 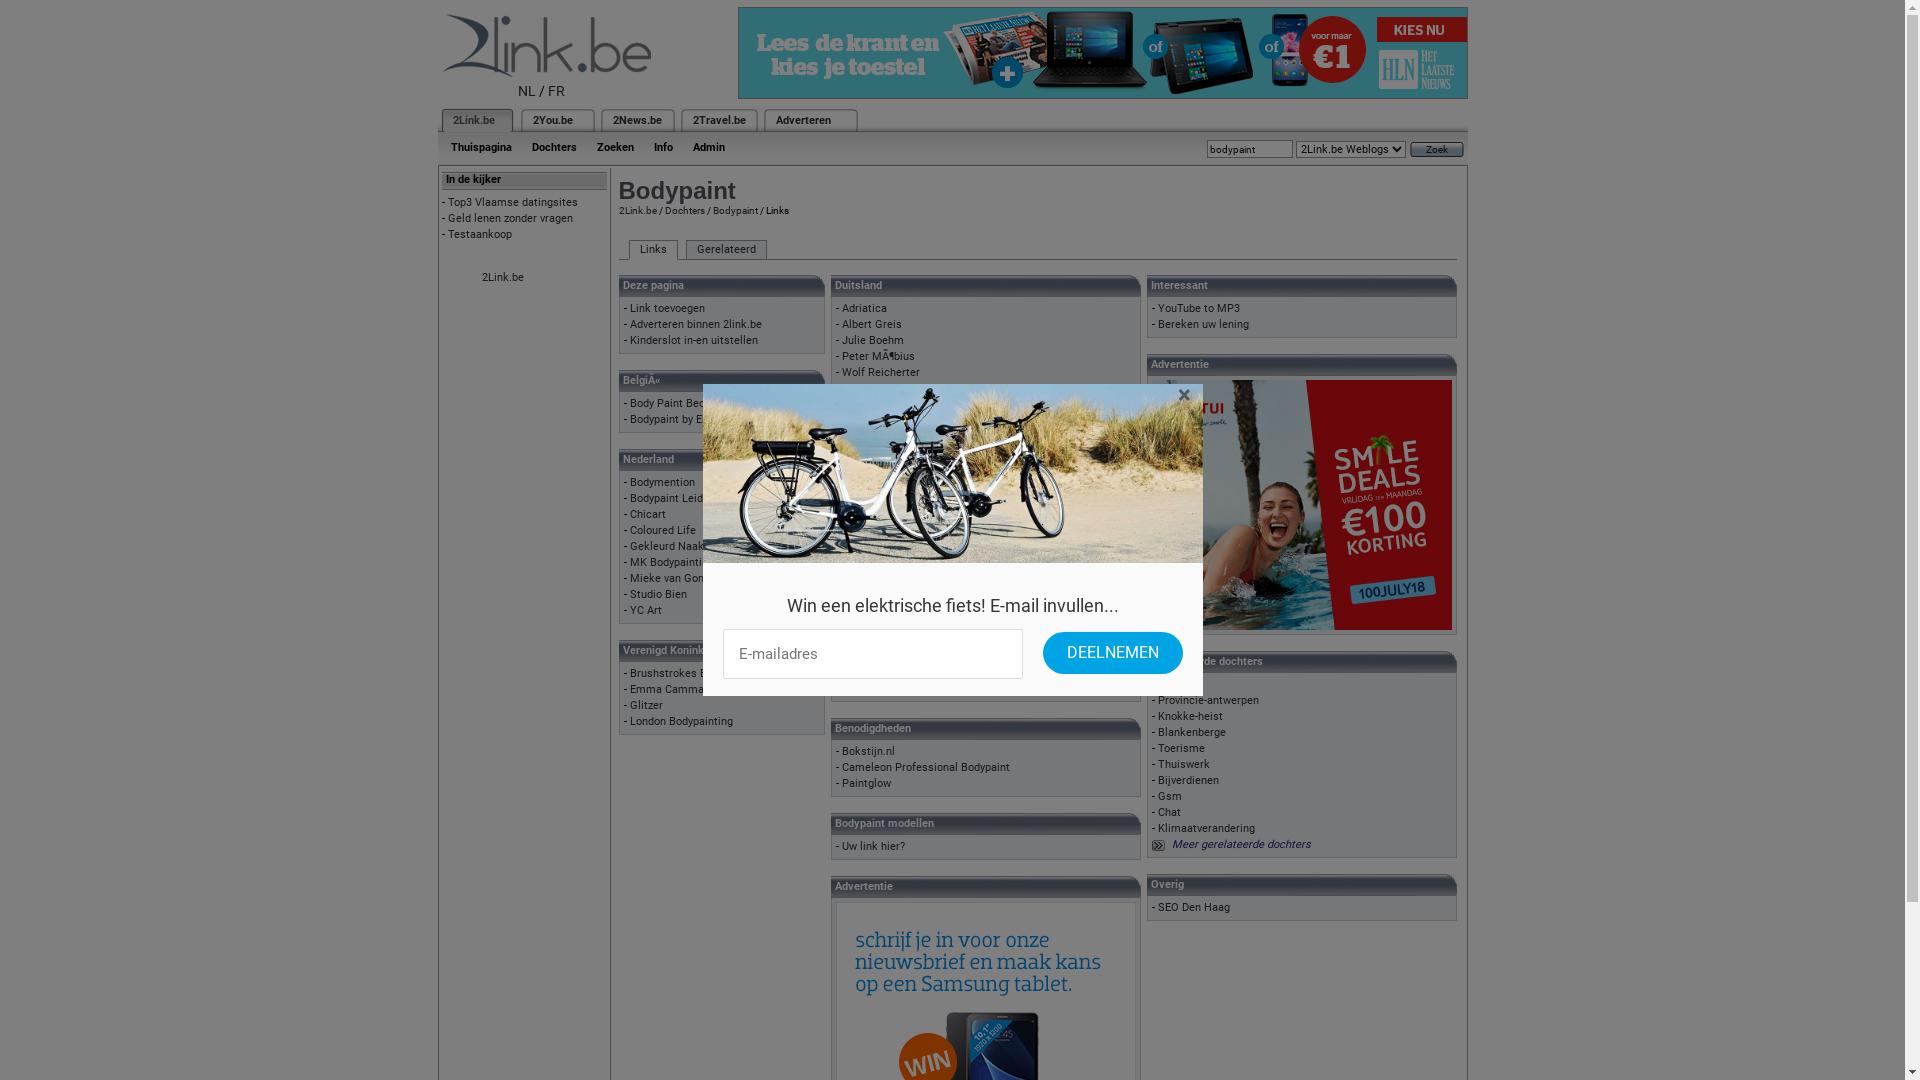 I want to click on 'Bodymention', so click(x=662, y=482).